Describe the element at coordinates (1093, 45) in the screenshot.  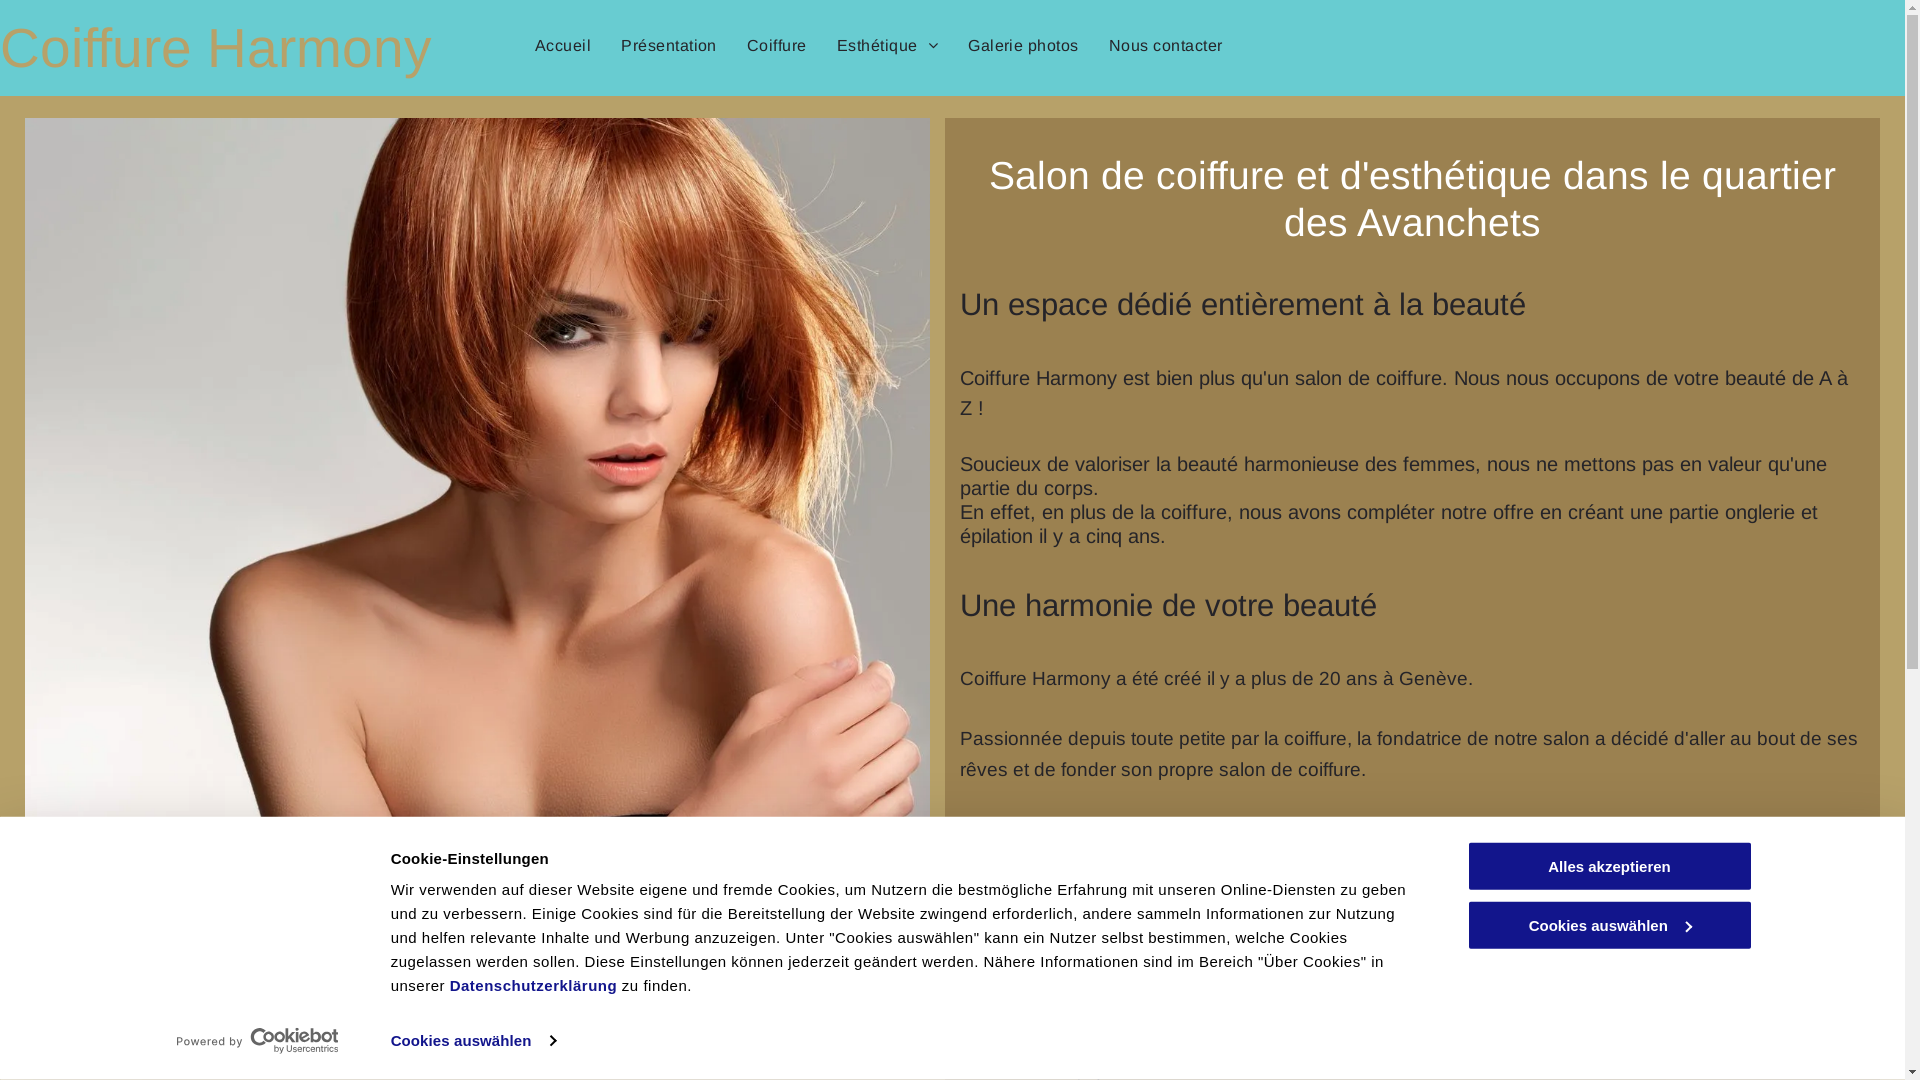
I see `'Nous contacter'` at that location.